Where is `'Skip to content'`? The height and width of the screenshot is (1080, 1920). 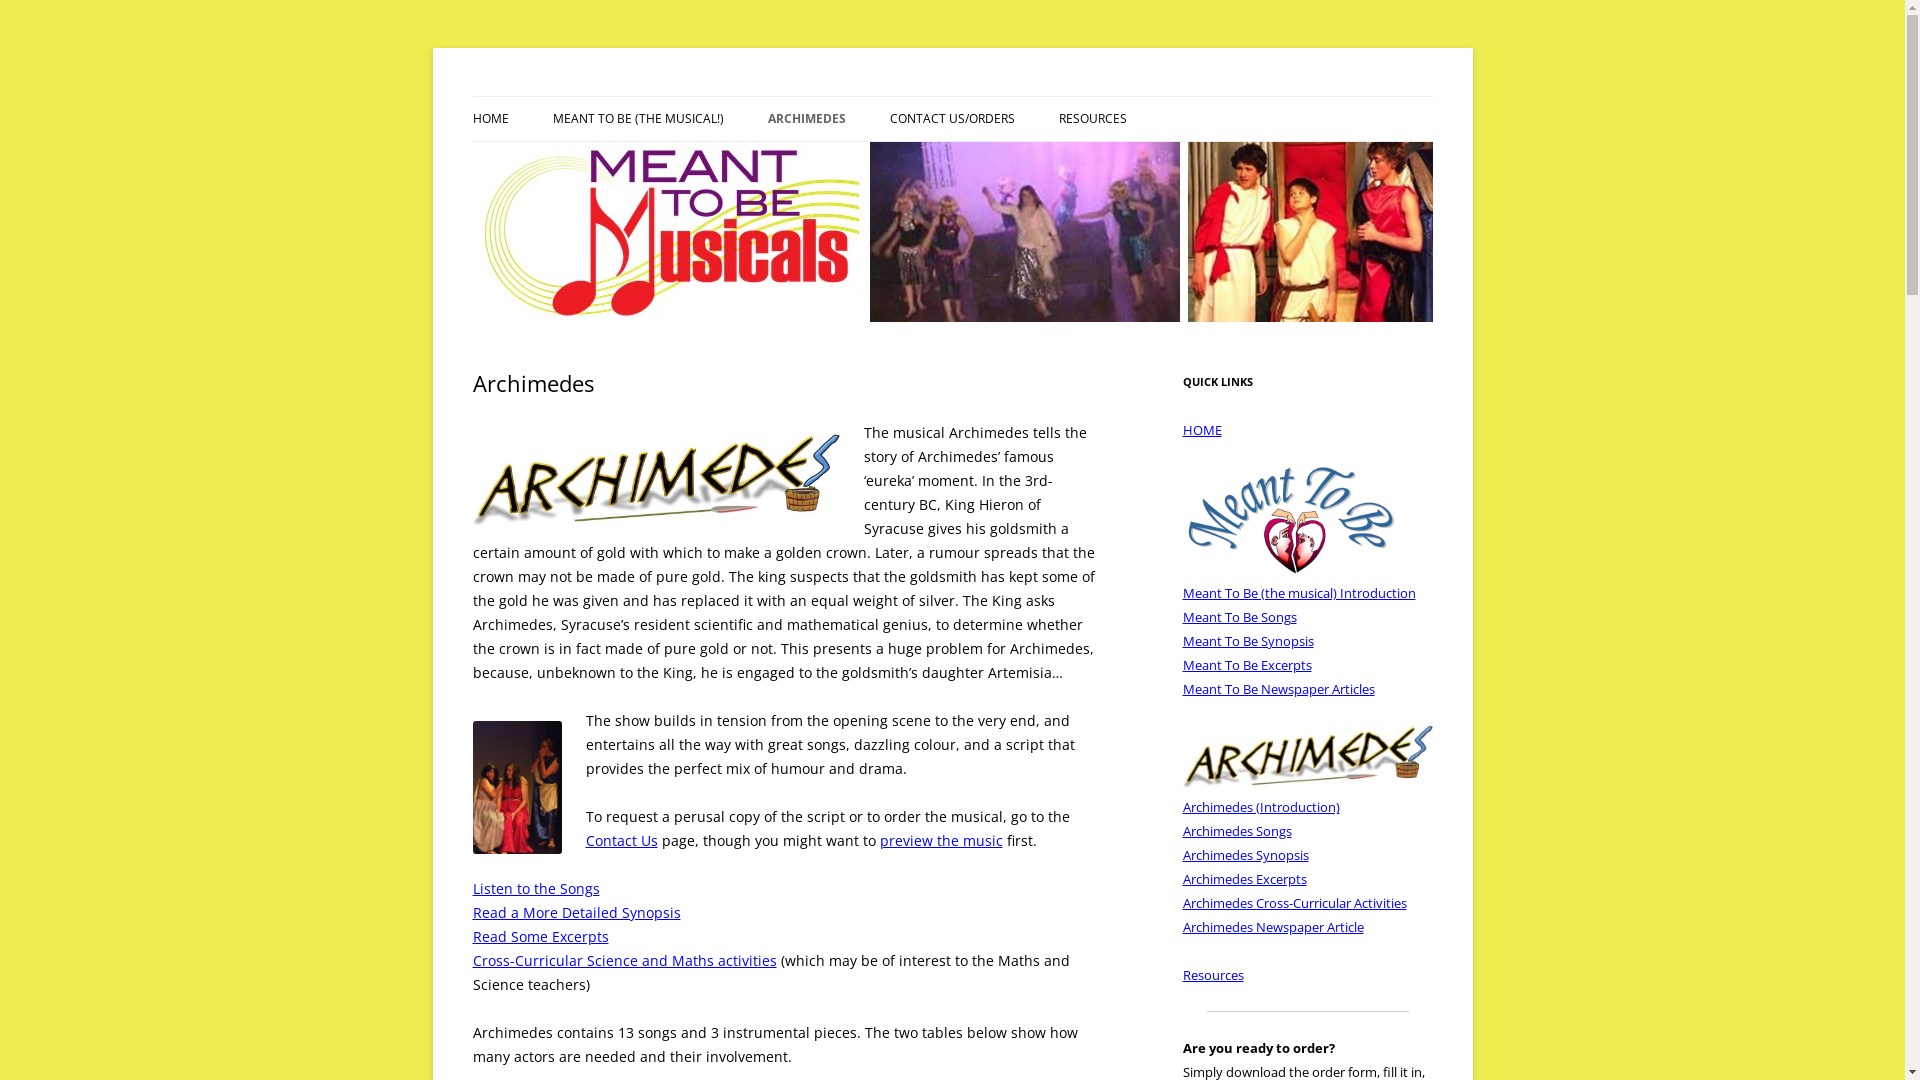 'Skip to content' is located at coordinates (1002, 103).